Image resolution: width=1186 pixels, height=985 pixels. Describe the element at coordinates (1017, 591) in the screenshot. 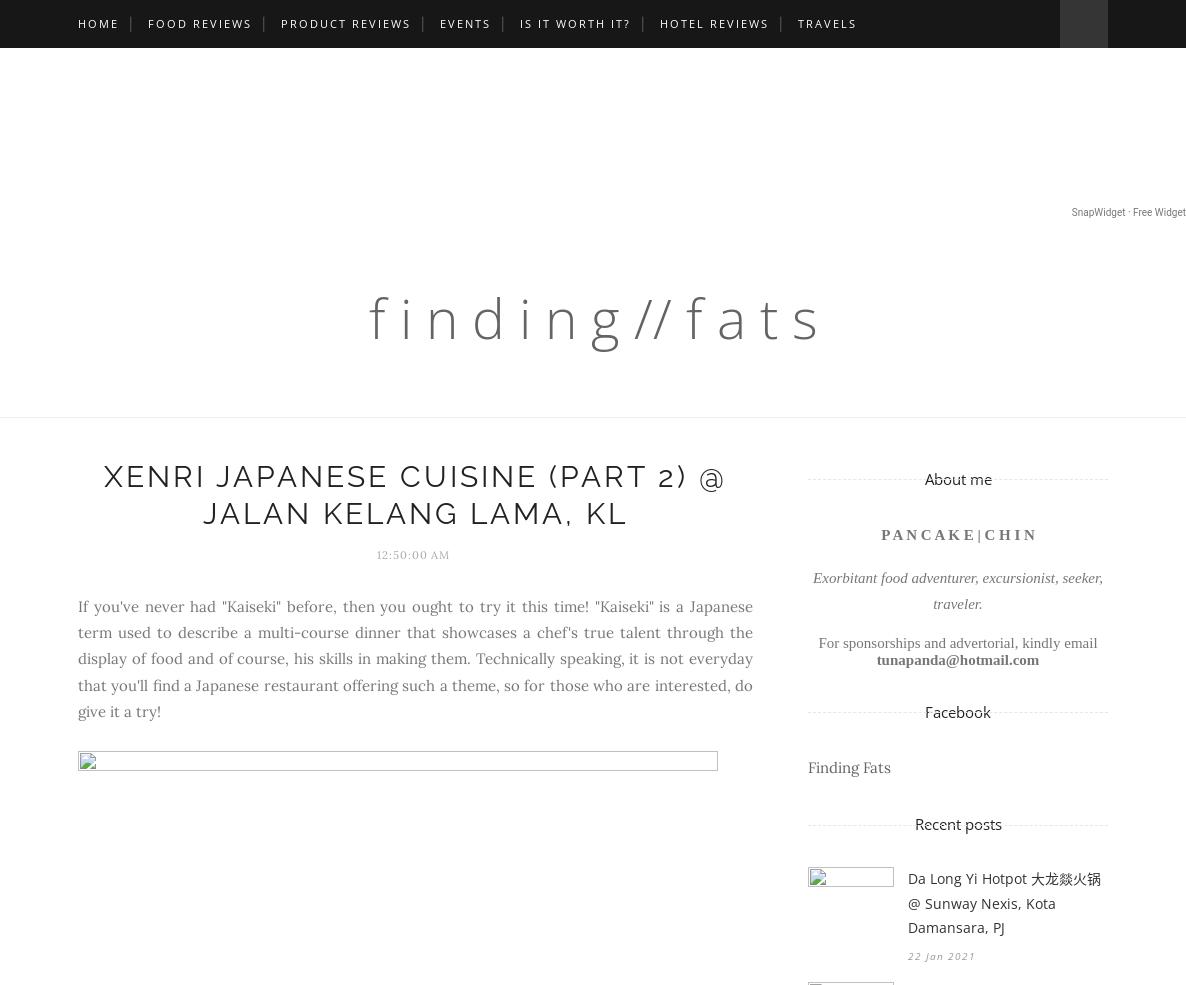

I see `', seeker, traveler.'` at that location.